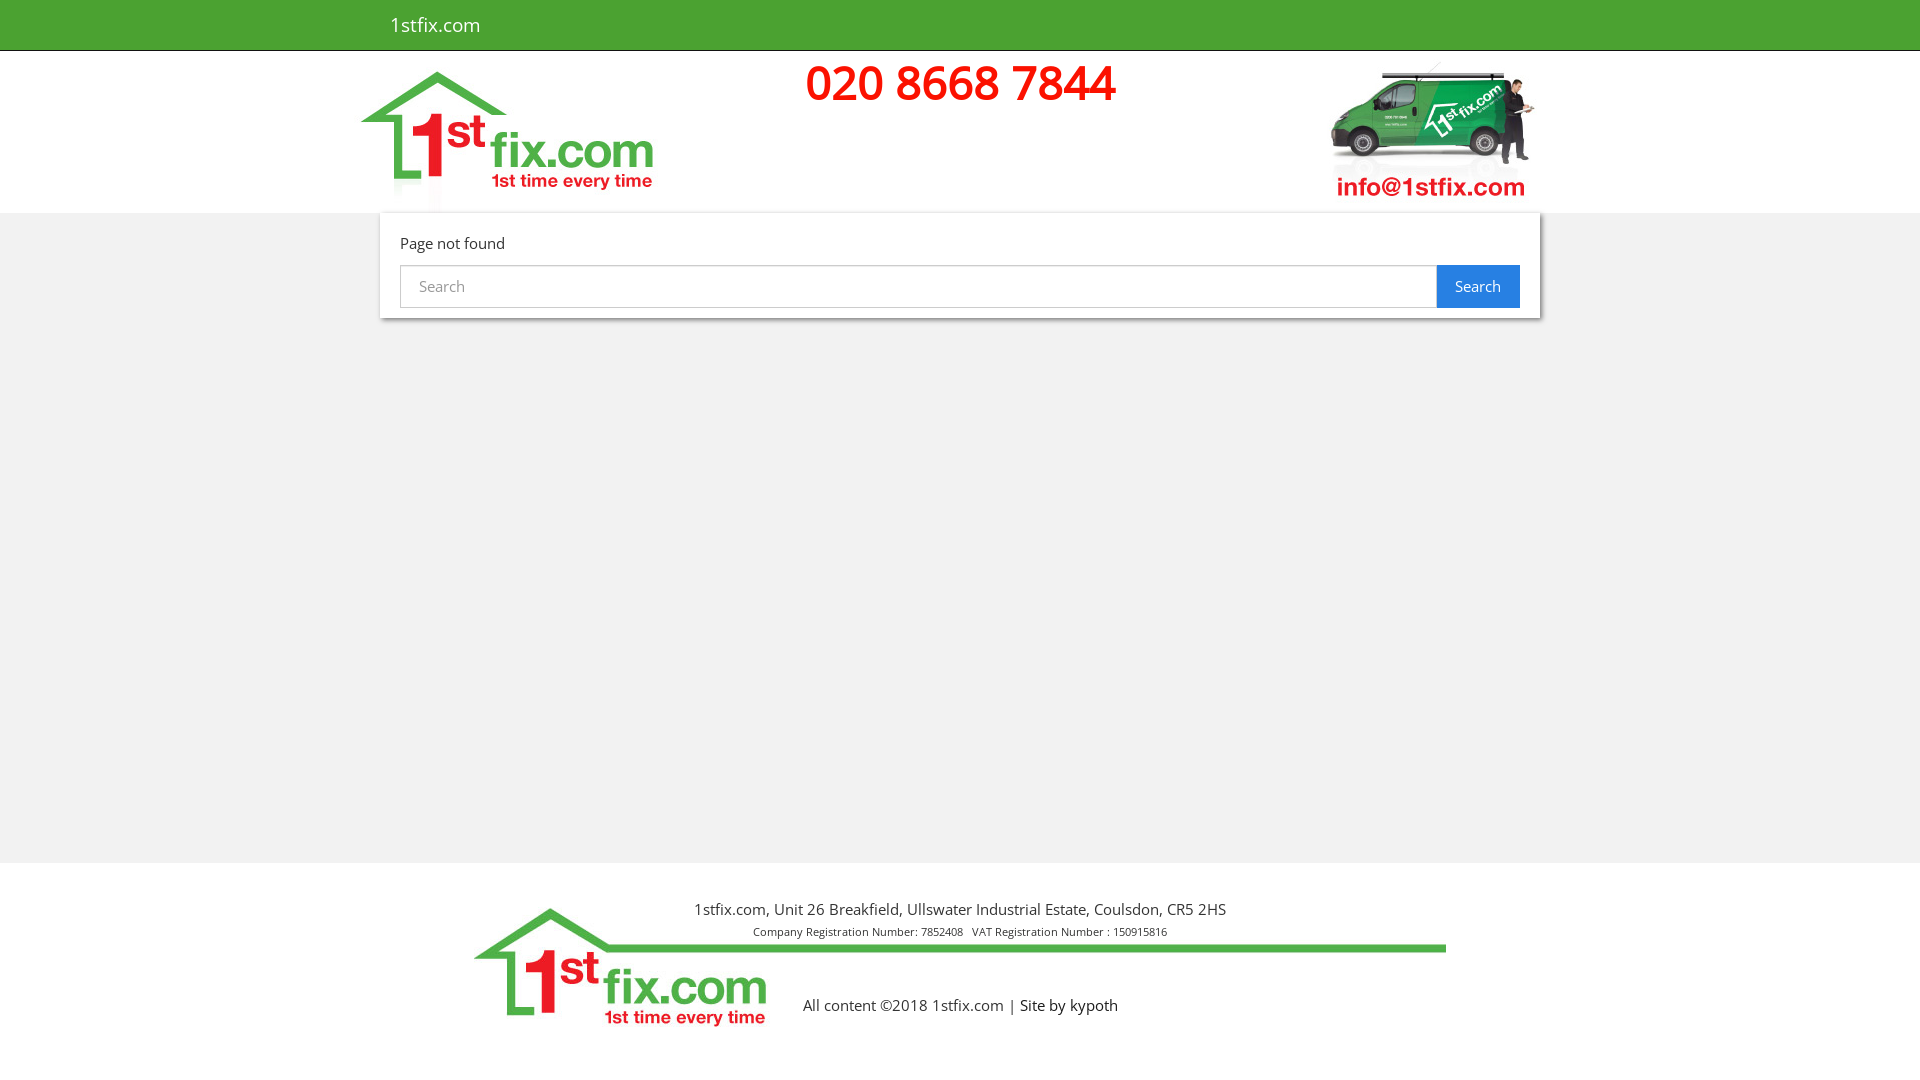 Image resolution: width=1920 pixels, height=1080 pixels. I want to click on '1stfix.com', so click(374, 24).